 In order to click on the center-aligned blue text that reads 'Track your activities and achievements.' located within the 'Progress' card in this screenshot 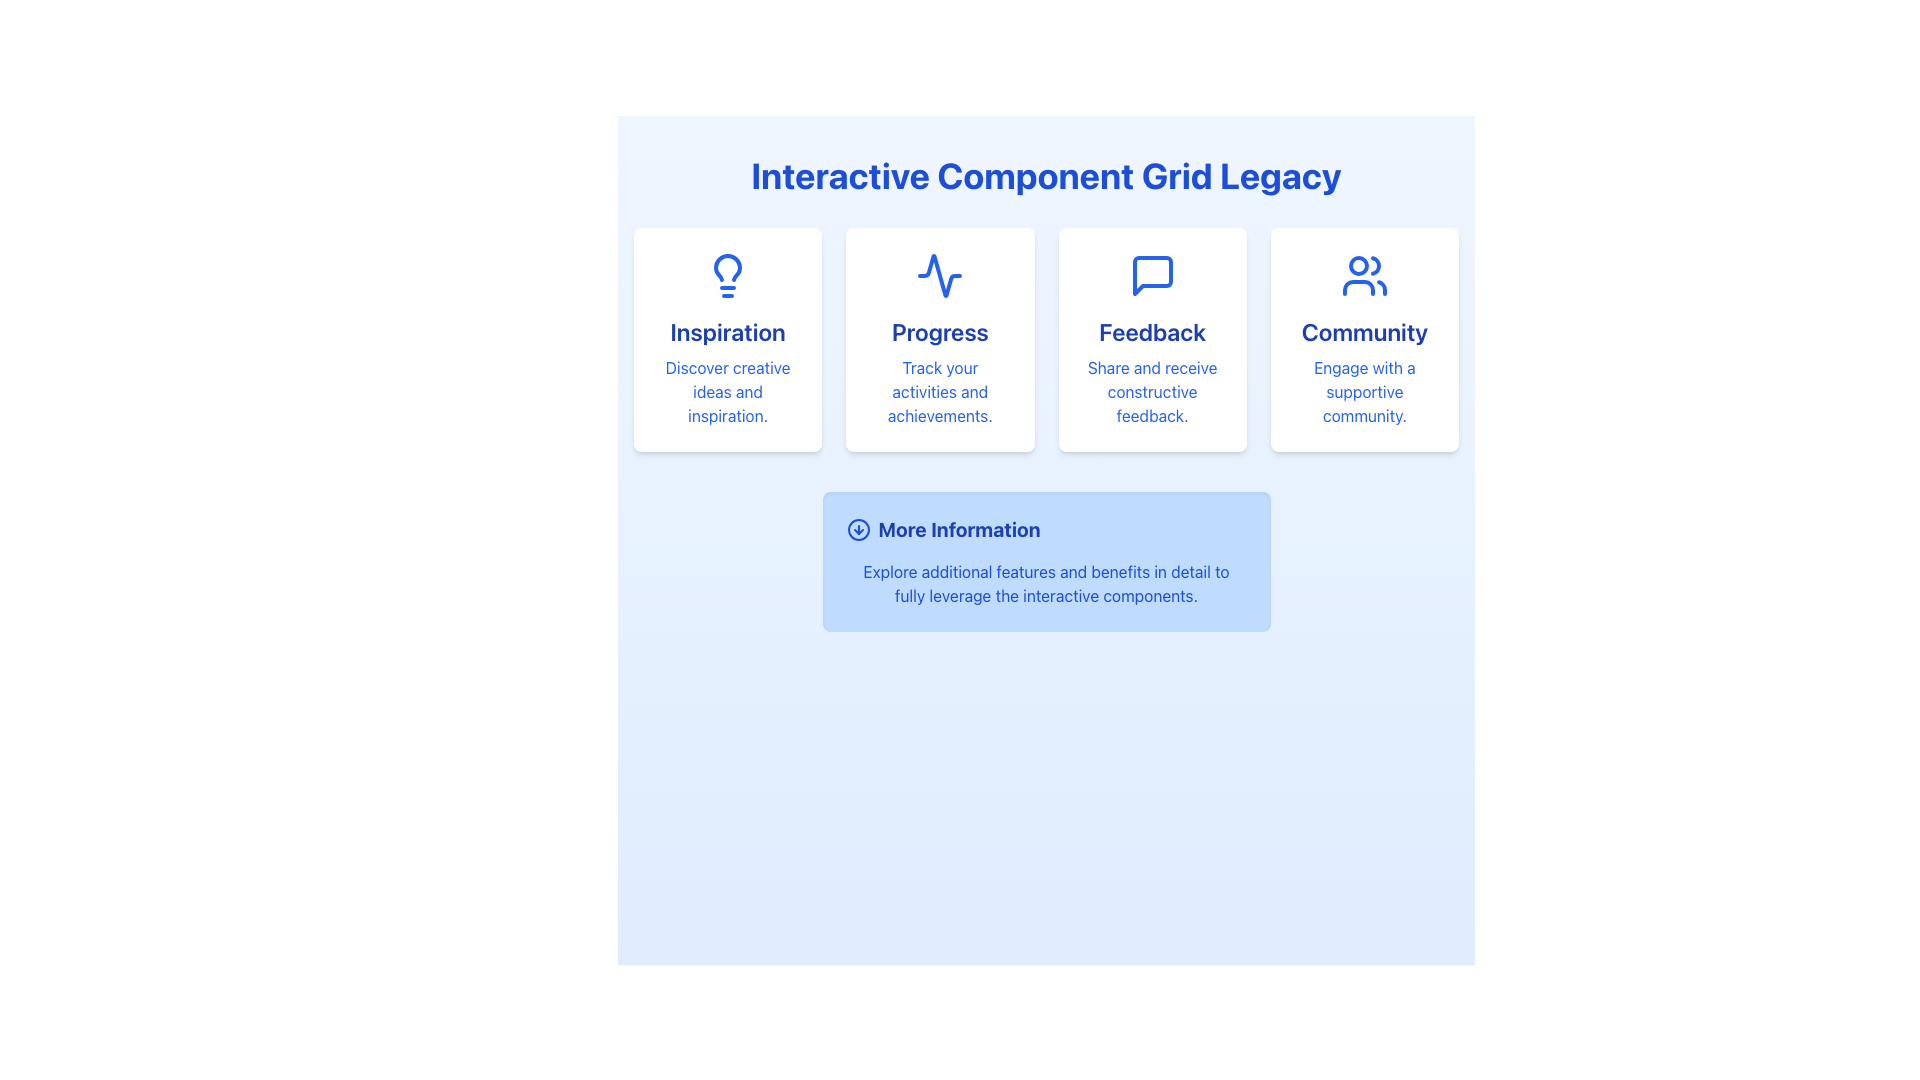, I will do `click(939, 392)`.